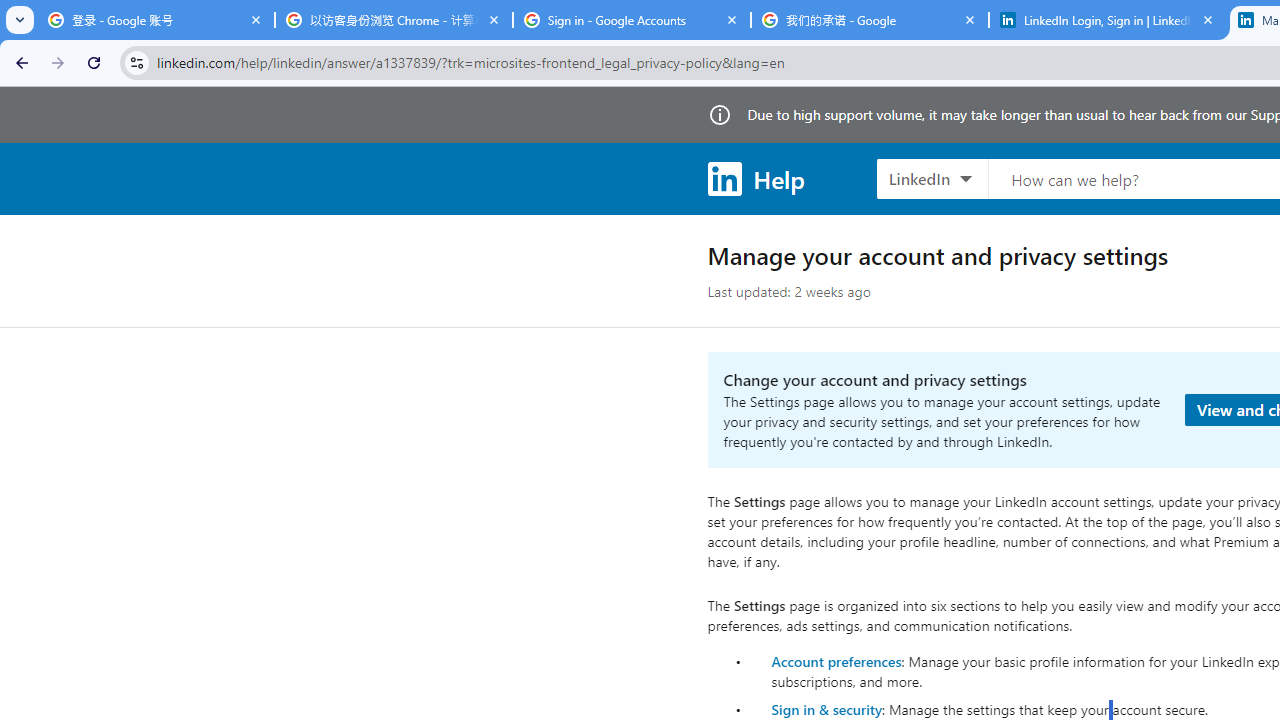 This screenshot has height=720, width=1280. Describe the element at coordinates (931, 177) in the screenshot. I see `'LinkedIn products to search, LinkedIn selected'` at that location.